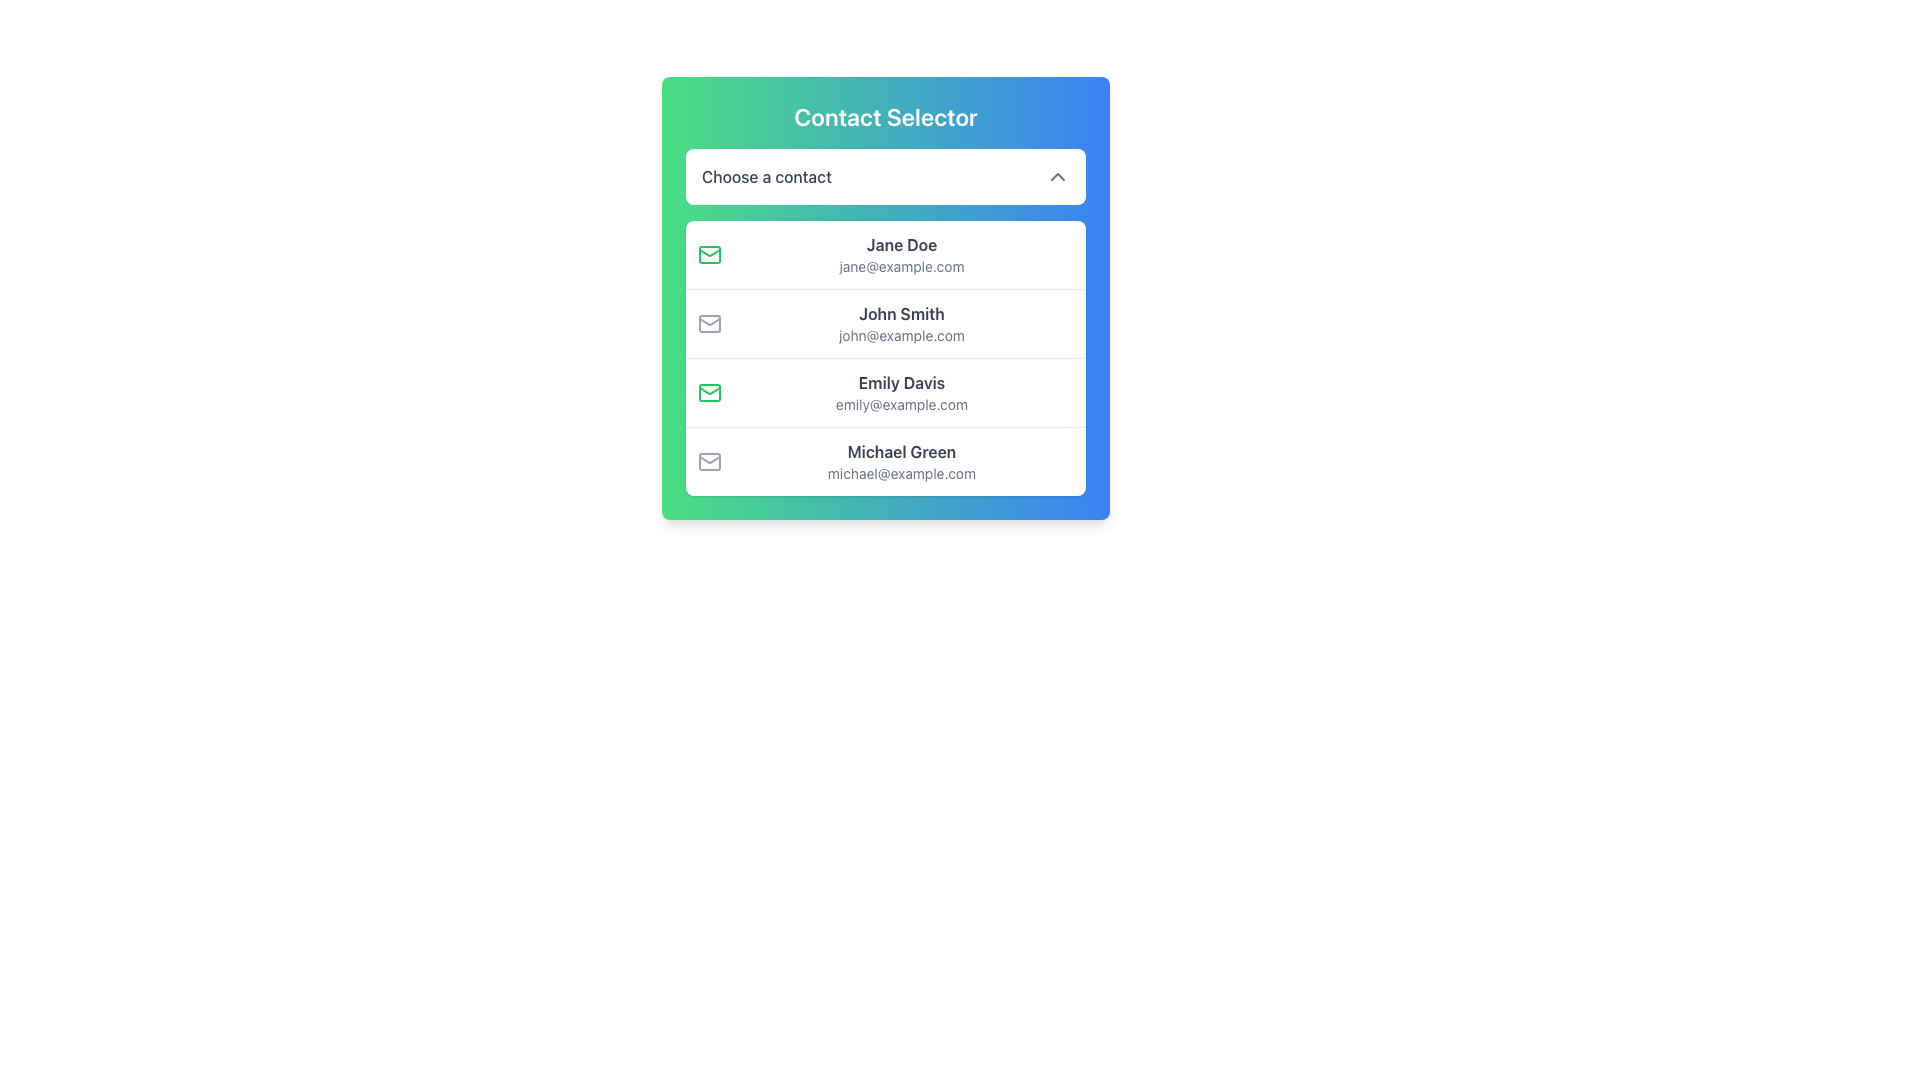  I want to click on the label displaying the name 'Jane Doe', which is styled in dark gray bold font and positioned at the top of the contact options menu, so click(901, 244).